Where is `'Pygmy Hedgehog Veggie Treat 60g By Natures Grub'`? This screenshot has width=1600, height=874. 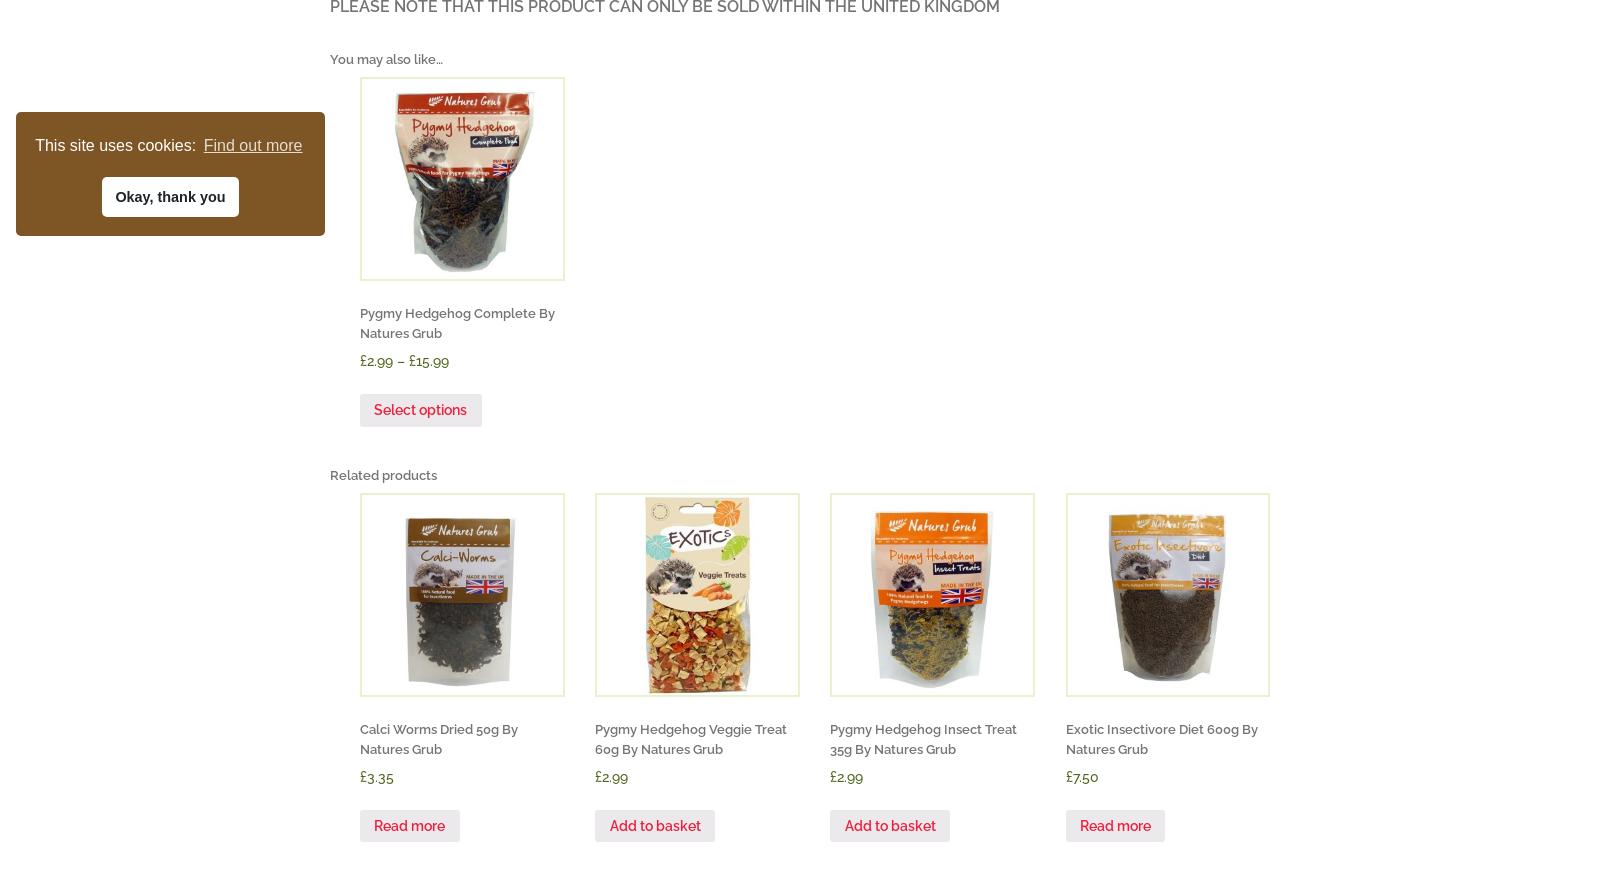 'Pygmy Hedgehog Veggie Treat 60g By Natures Grub' is located at coordinates (691, 737).